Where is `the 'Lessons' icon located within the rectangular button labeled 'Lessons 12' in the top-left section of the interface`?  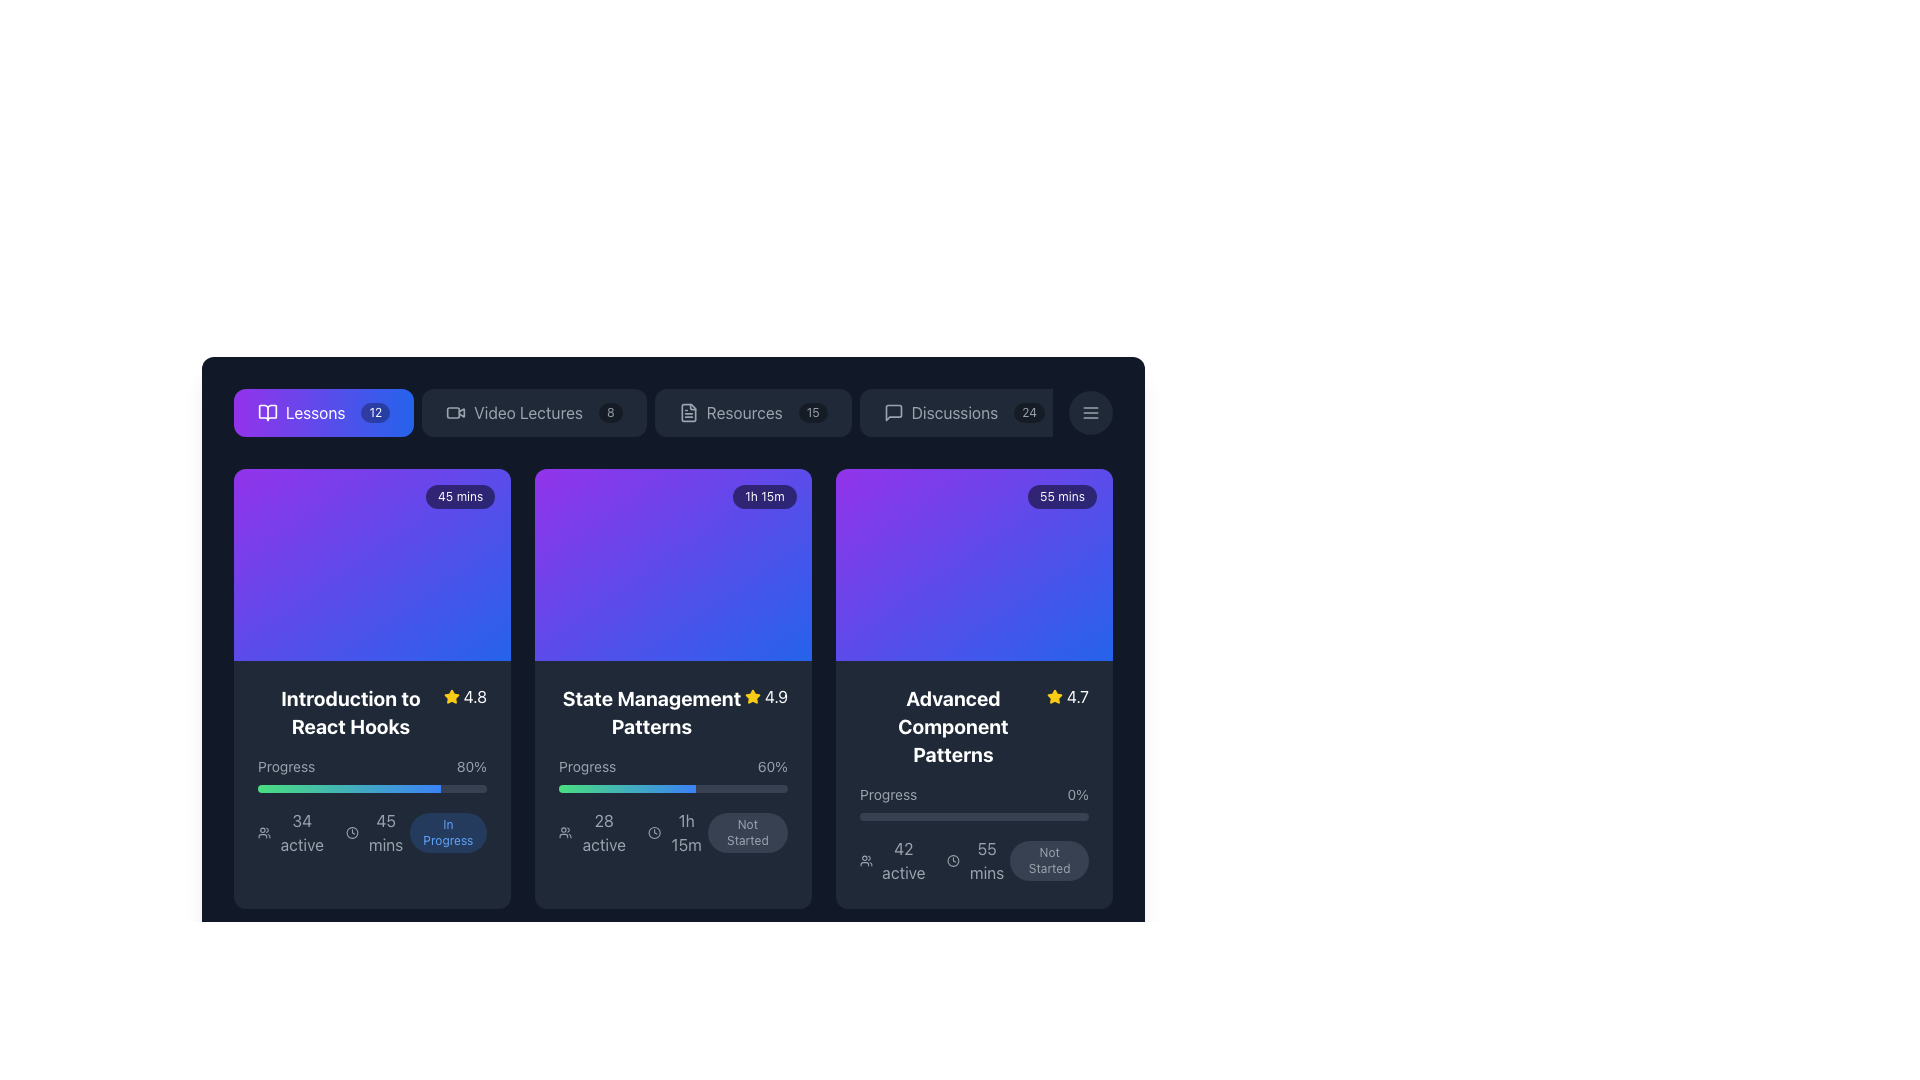 the 'Lessons' icon located within the rectangular button labeled 'Lessons 12' in the top-left section of the interface is located at coordinates (267, 411).